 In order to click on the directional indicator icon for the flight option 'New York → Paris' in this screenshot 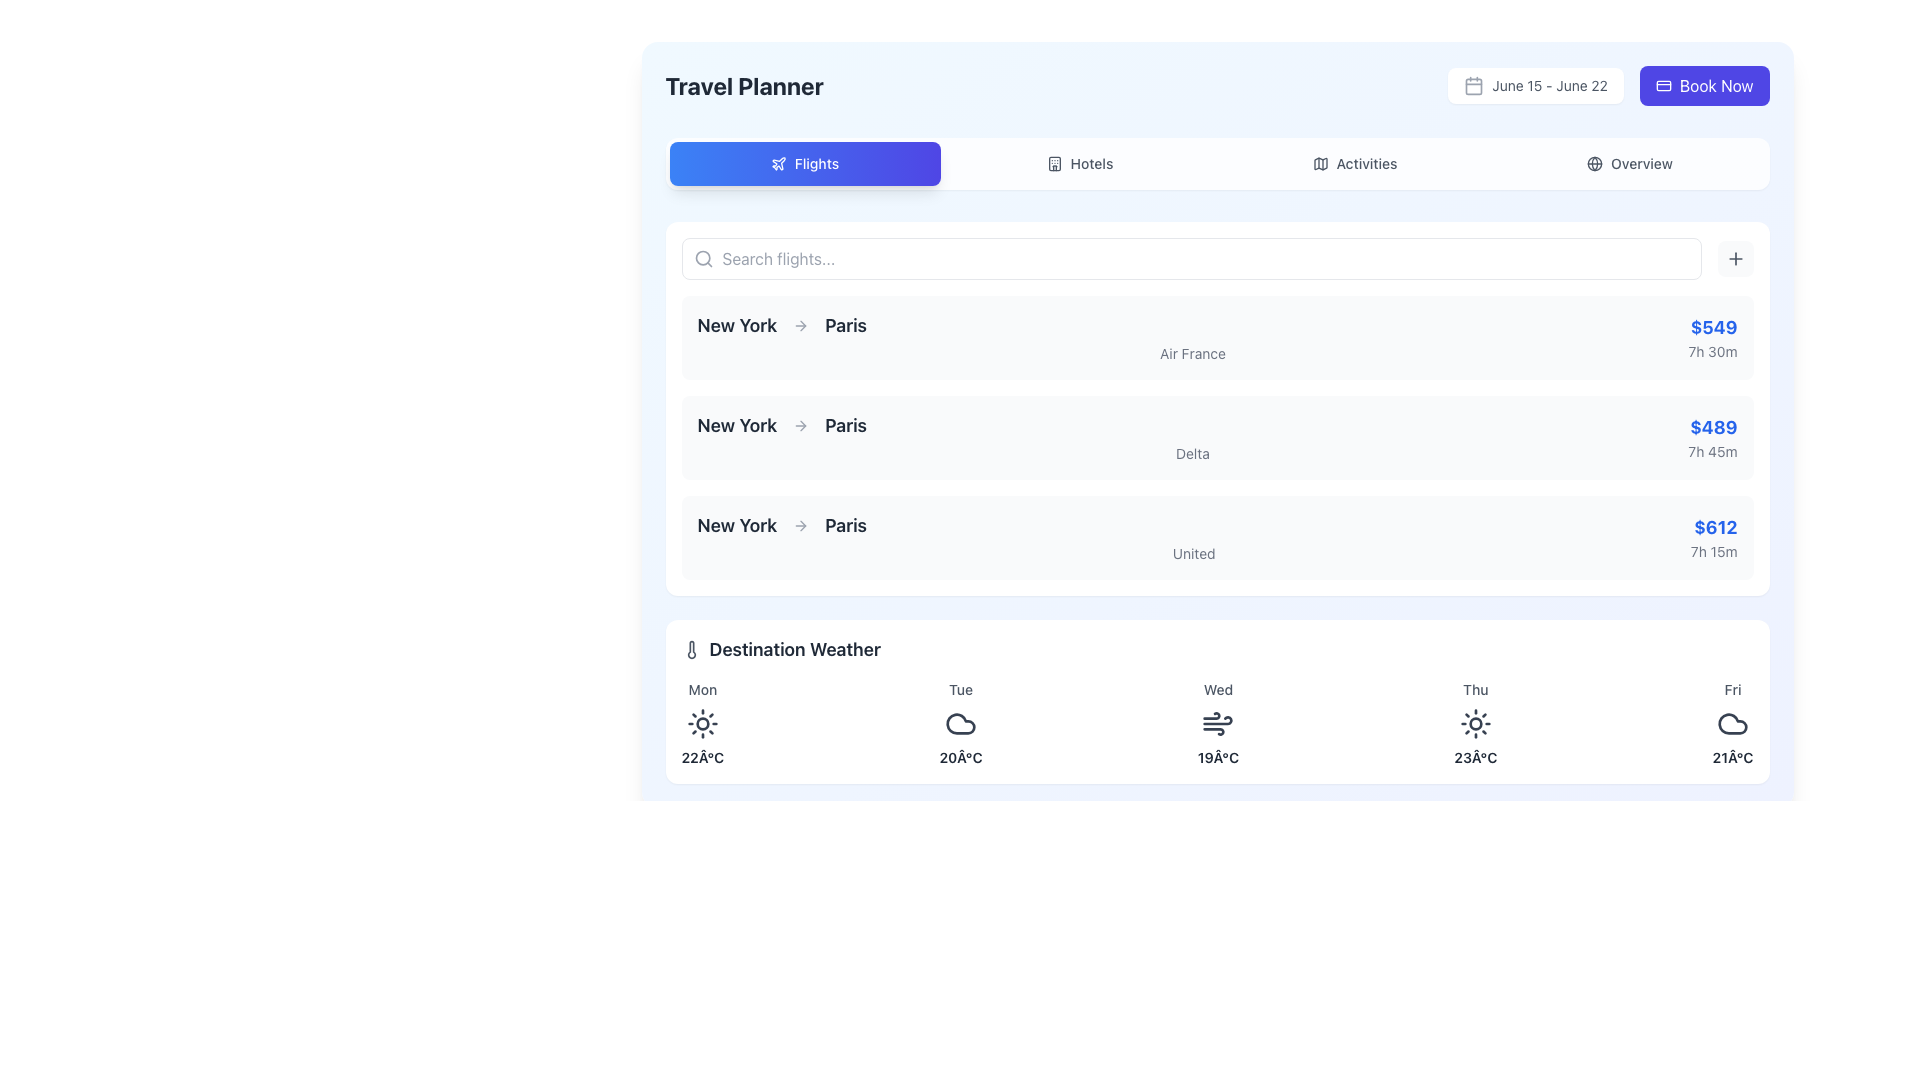, I will do `click(803, 524)`.